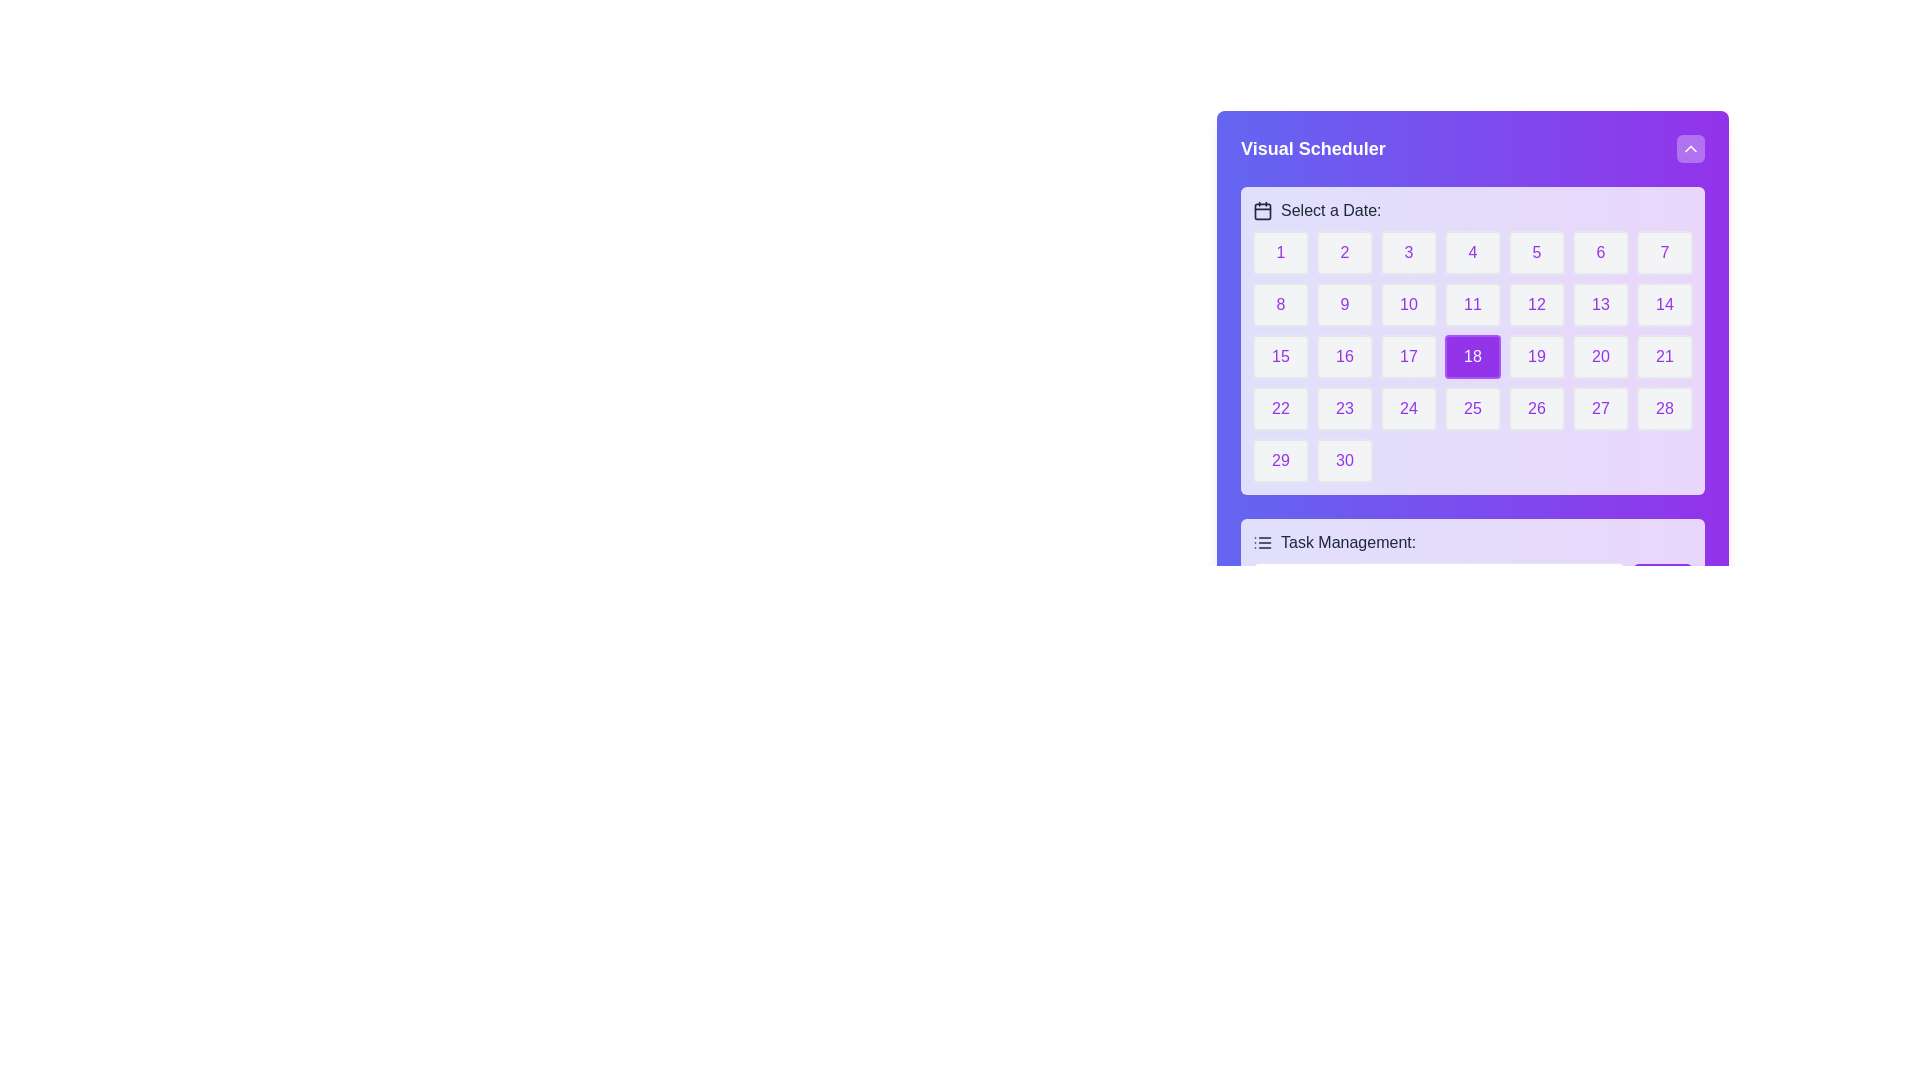 Image resolution: width=1920 pixels, height=1080 pixels. I want to click on the interactive date button in the calendar component located in the fourth row and second column, allowing for keyboard navigation, so click(1344, 407).